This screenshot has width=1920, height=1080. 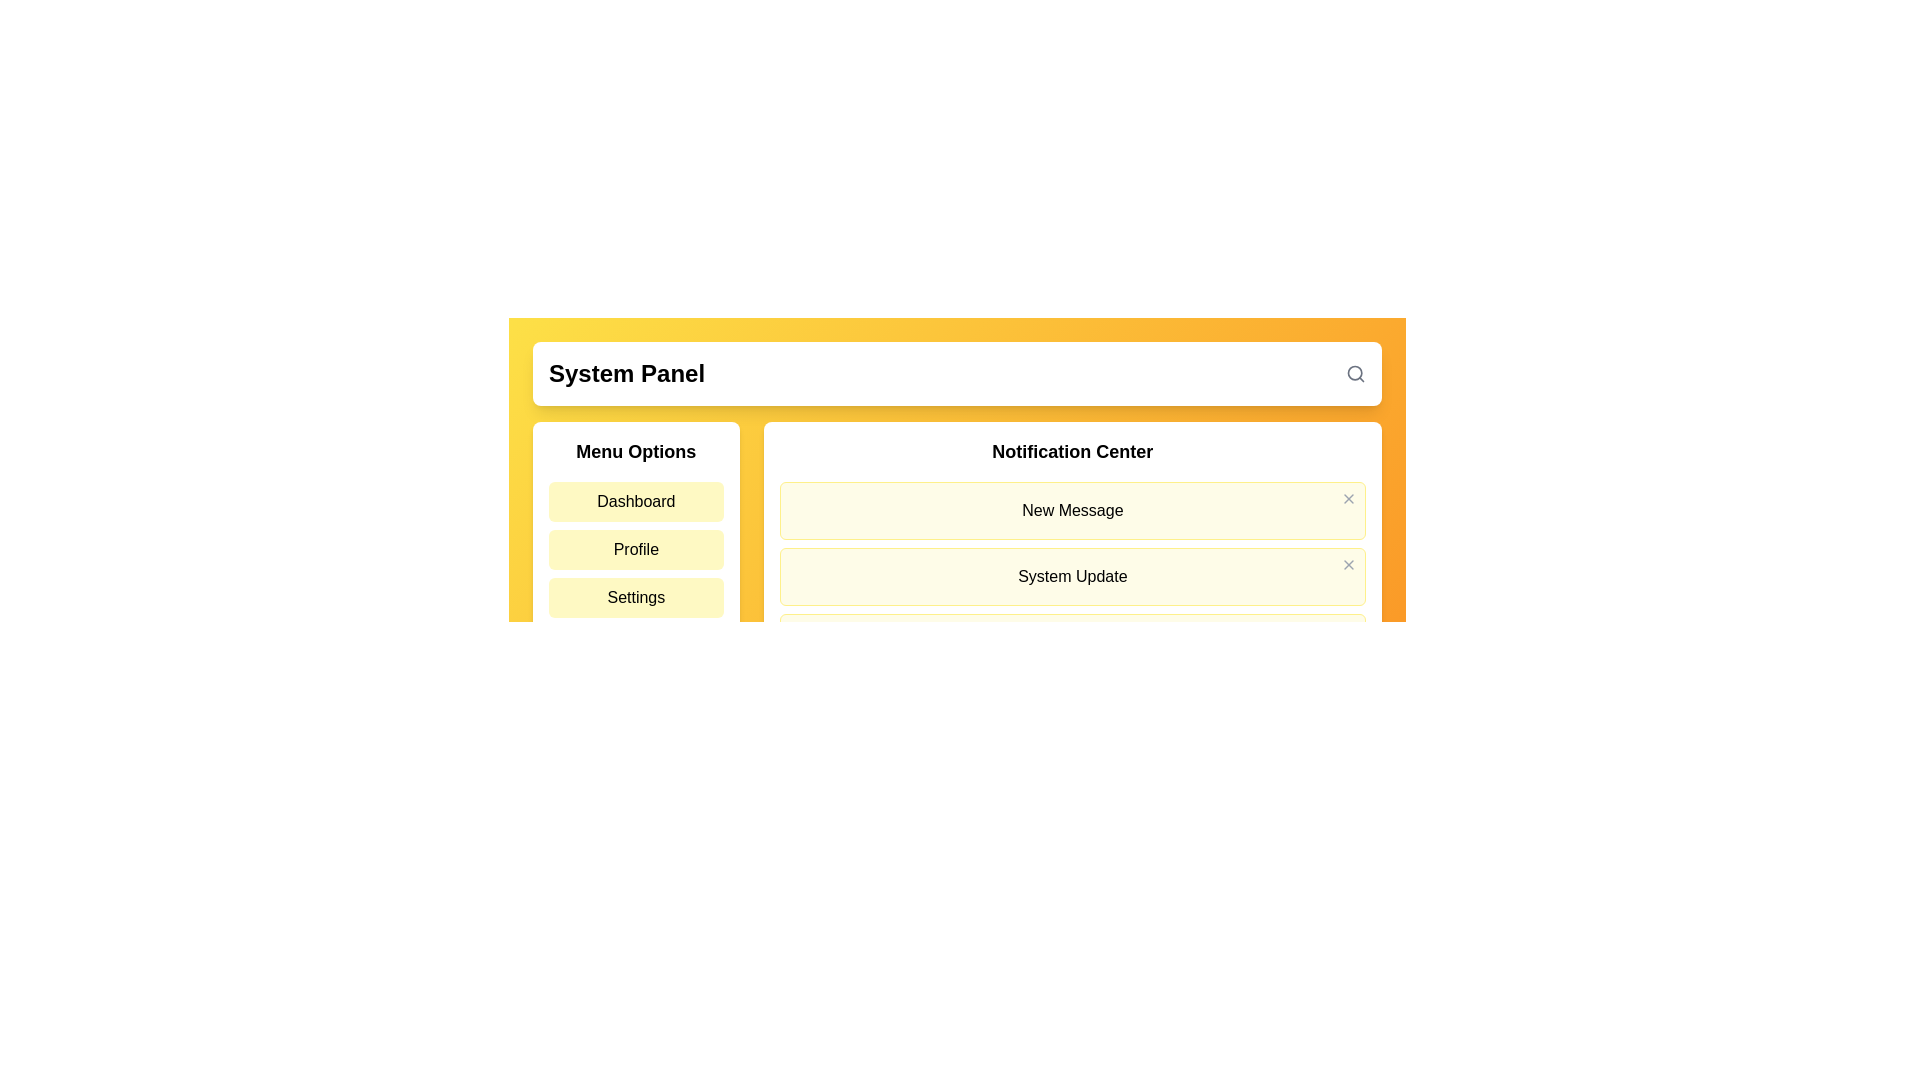 What do you see at coordinates (1071, 451) in the screenshot?
I see `the header element that describes the list of notifications, which is located at the top of a white, rounded rectangle containing entries like 'New Message' and 'System Update'` at bounding box center [1071, 451].